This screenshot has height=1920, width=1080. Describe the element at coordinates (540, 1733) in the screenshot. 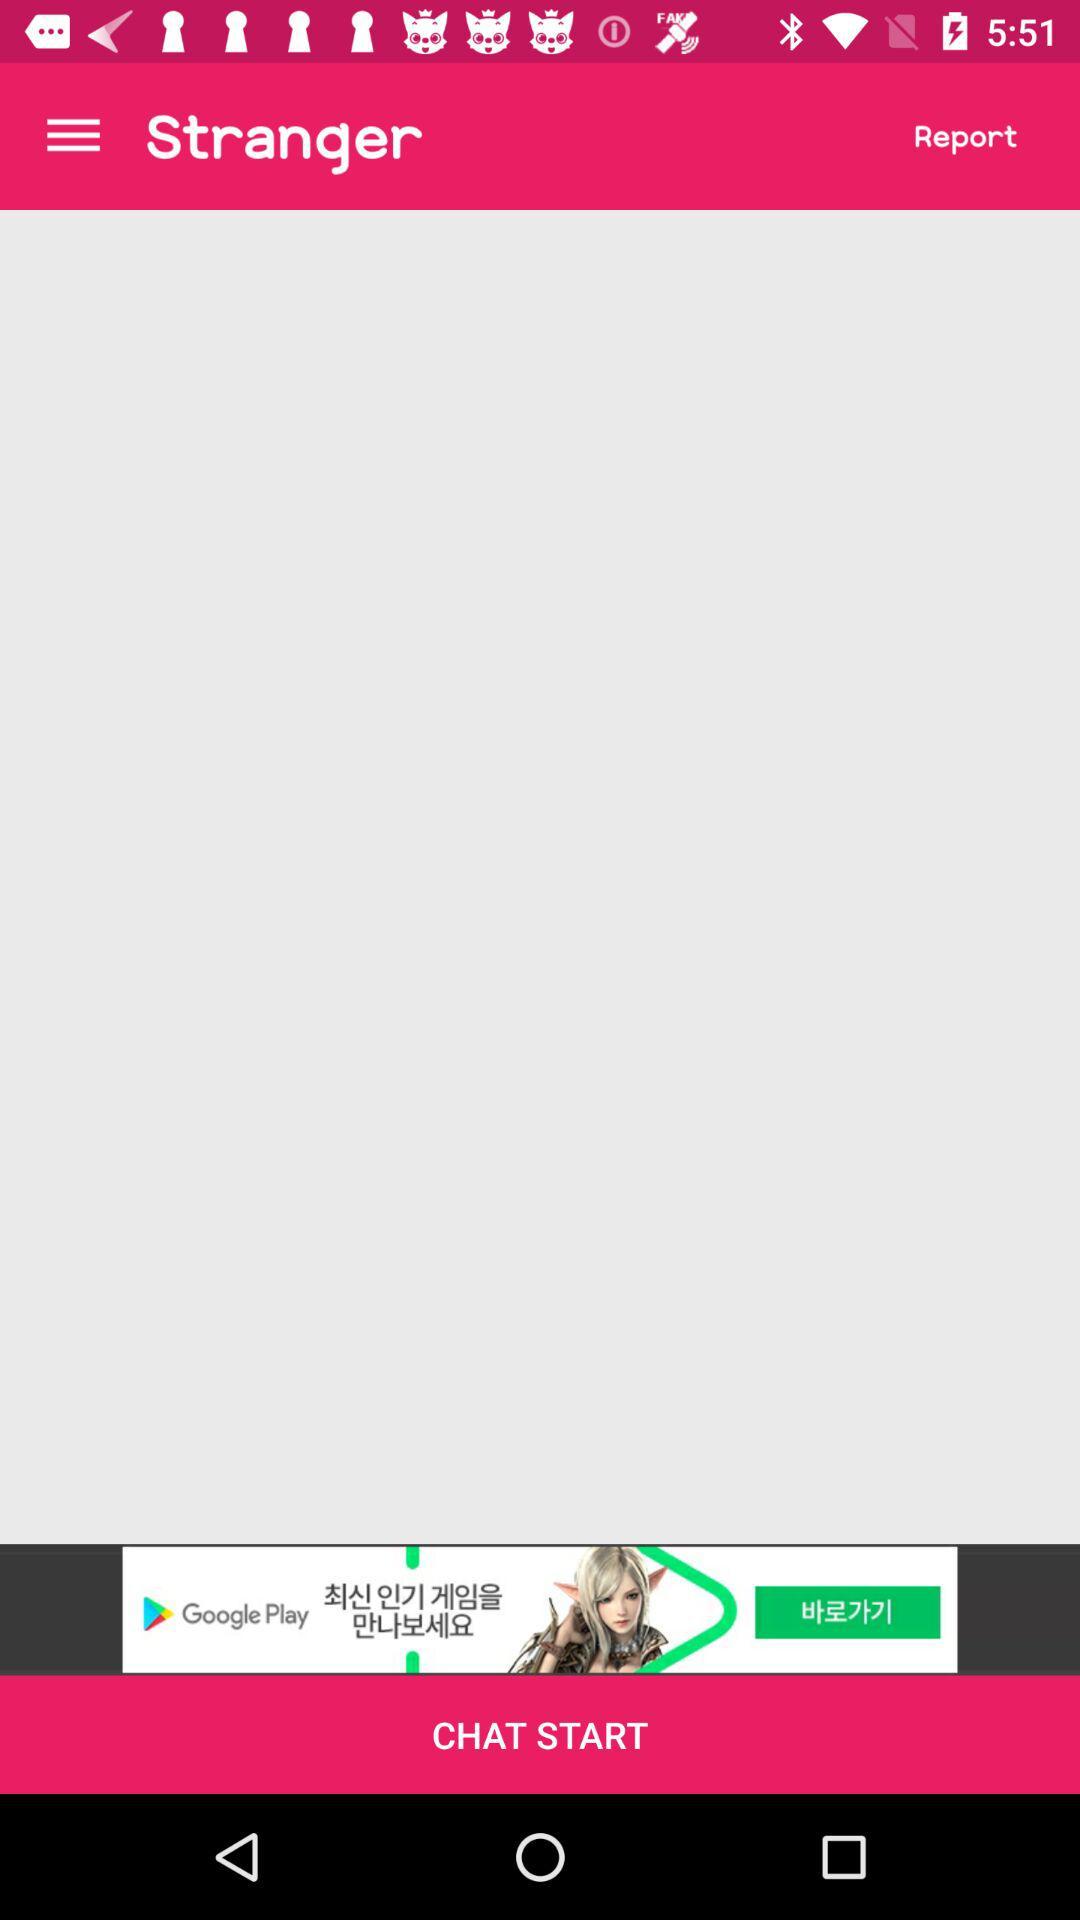

I see `the chat start icon` at that location.